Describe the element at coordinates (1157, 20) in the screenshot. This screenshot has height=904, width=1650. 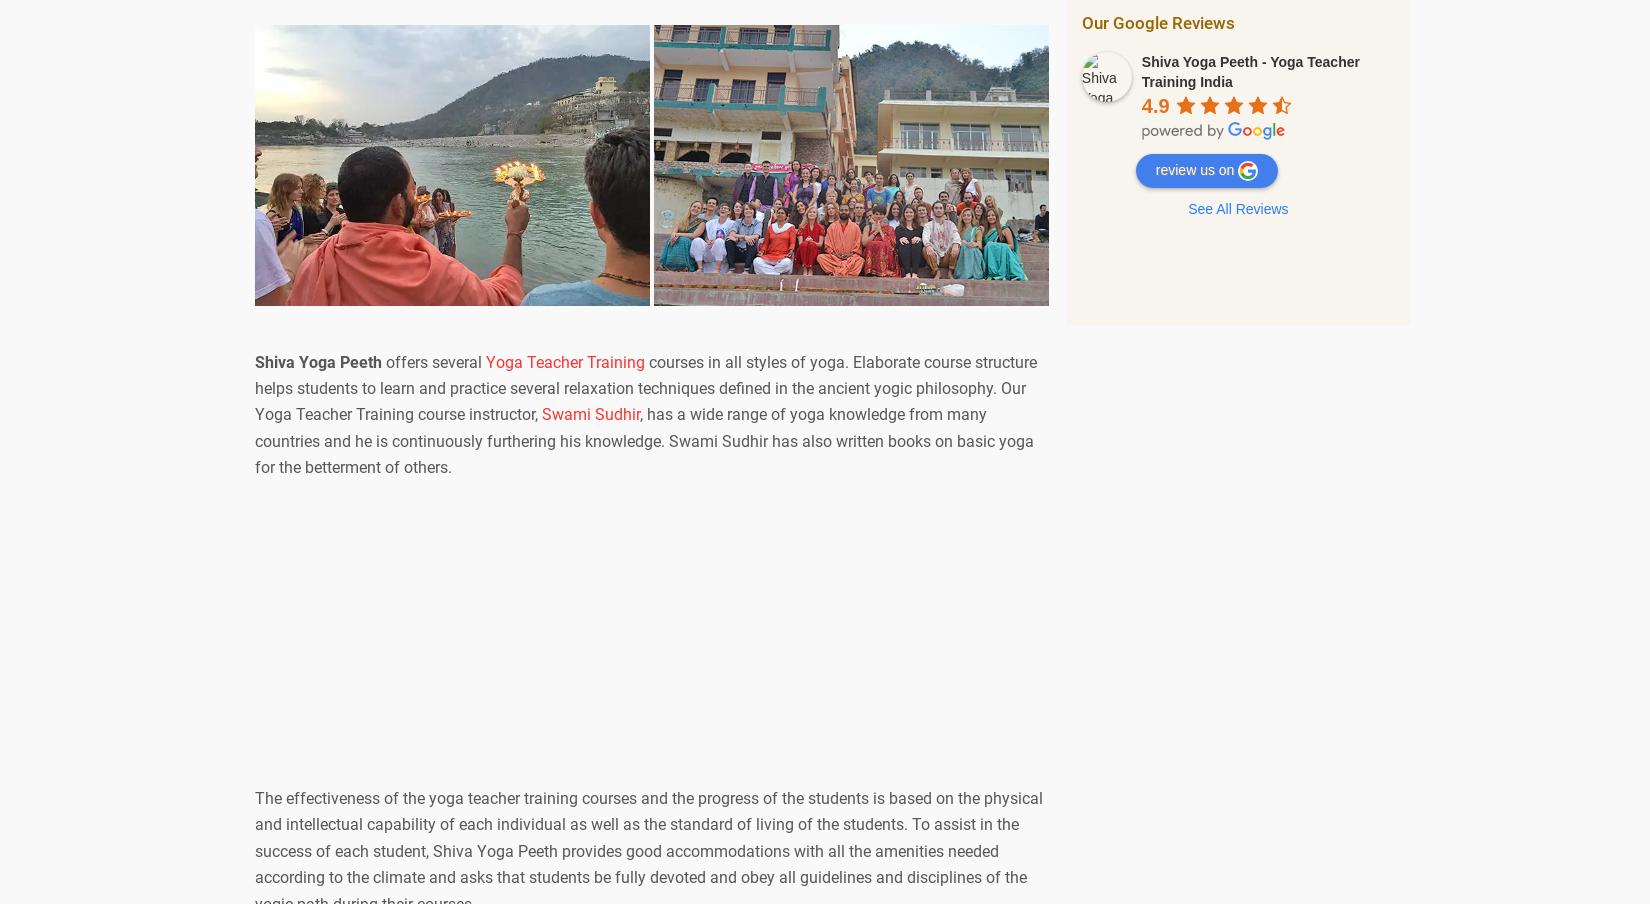
I see `'Our Google Reviews'` at that location.